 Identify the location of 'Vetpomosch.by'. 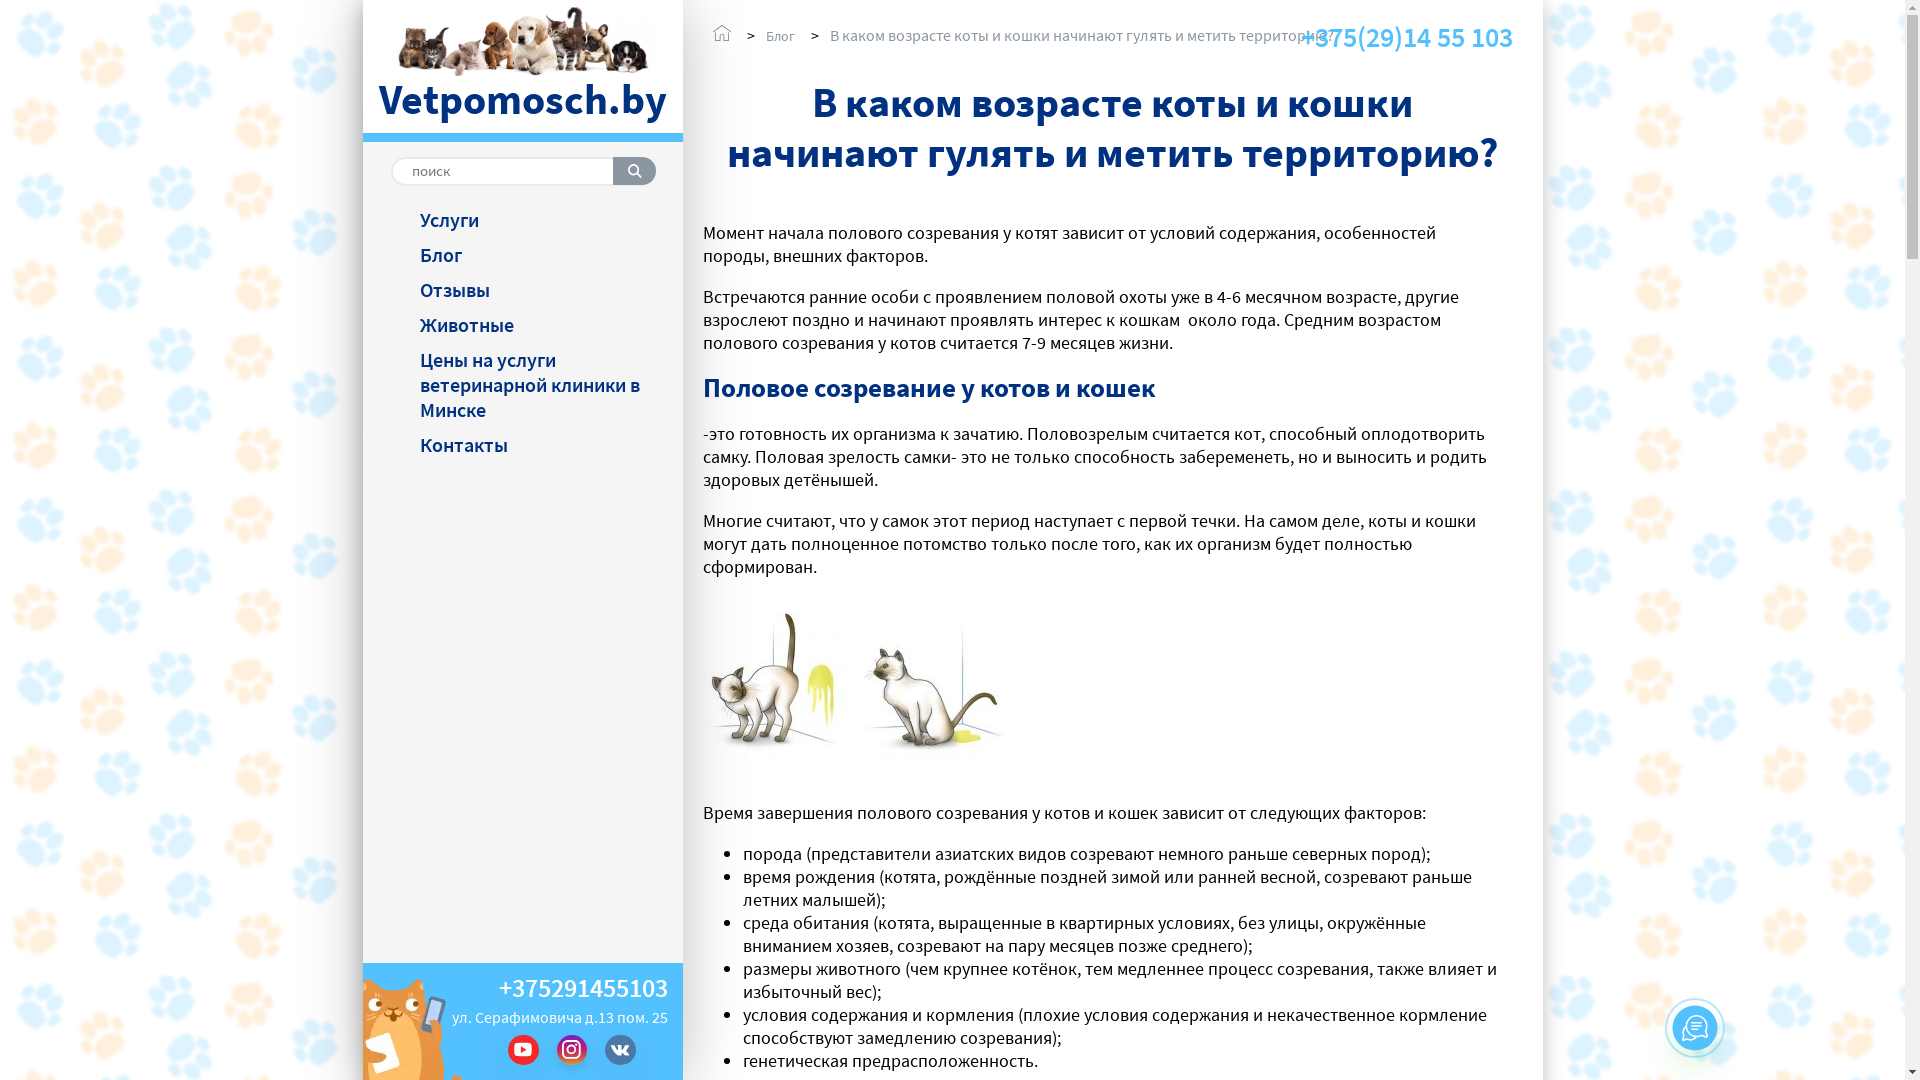
(523, 67).